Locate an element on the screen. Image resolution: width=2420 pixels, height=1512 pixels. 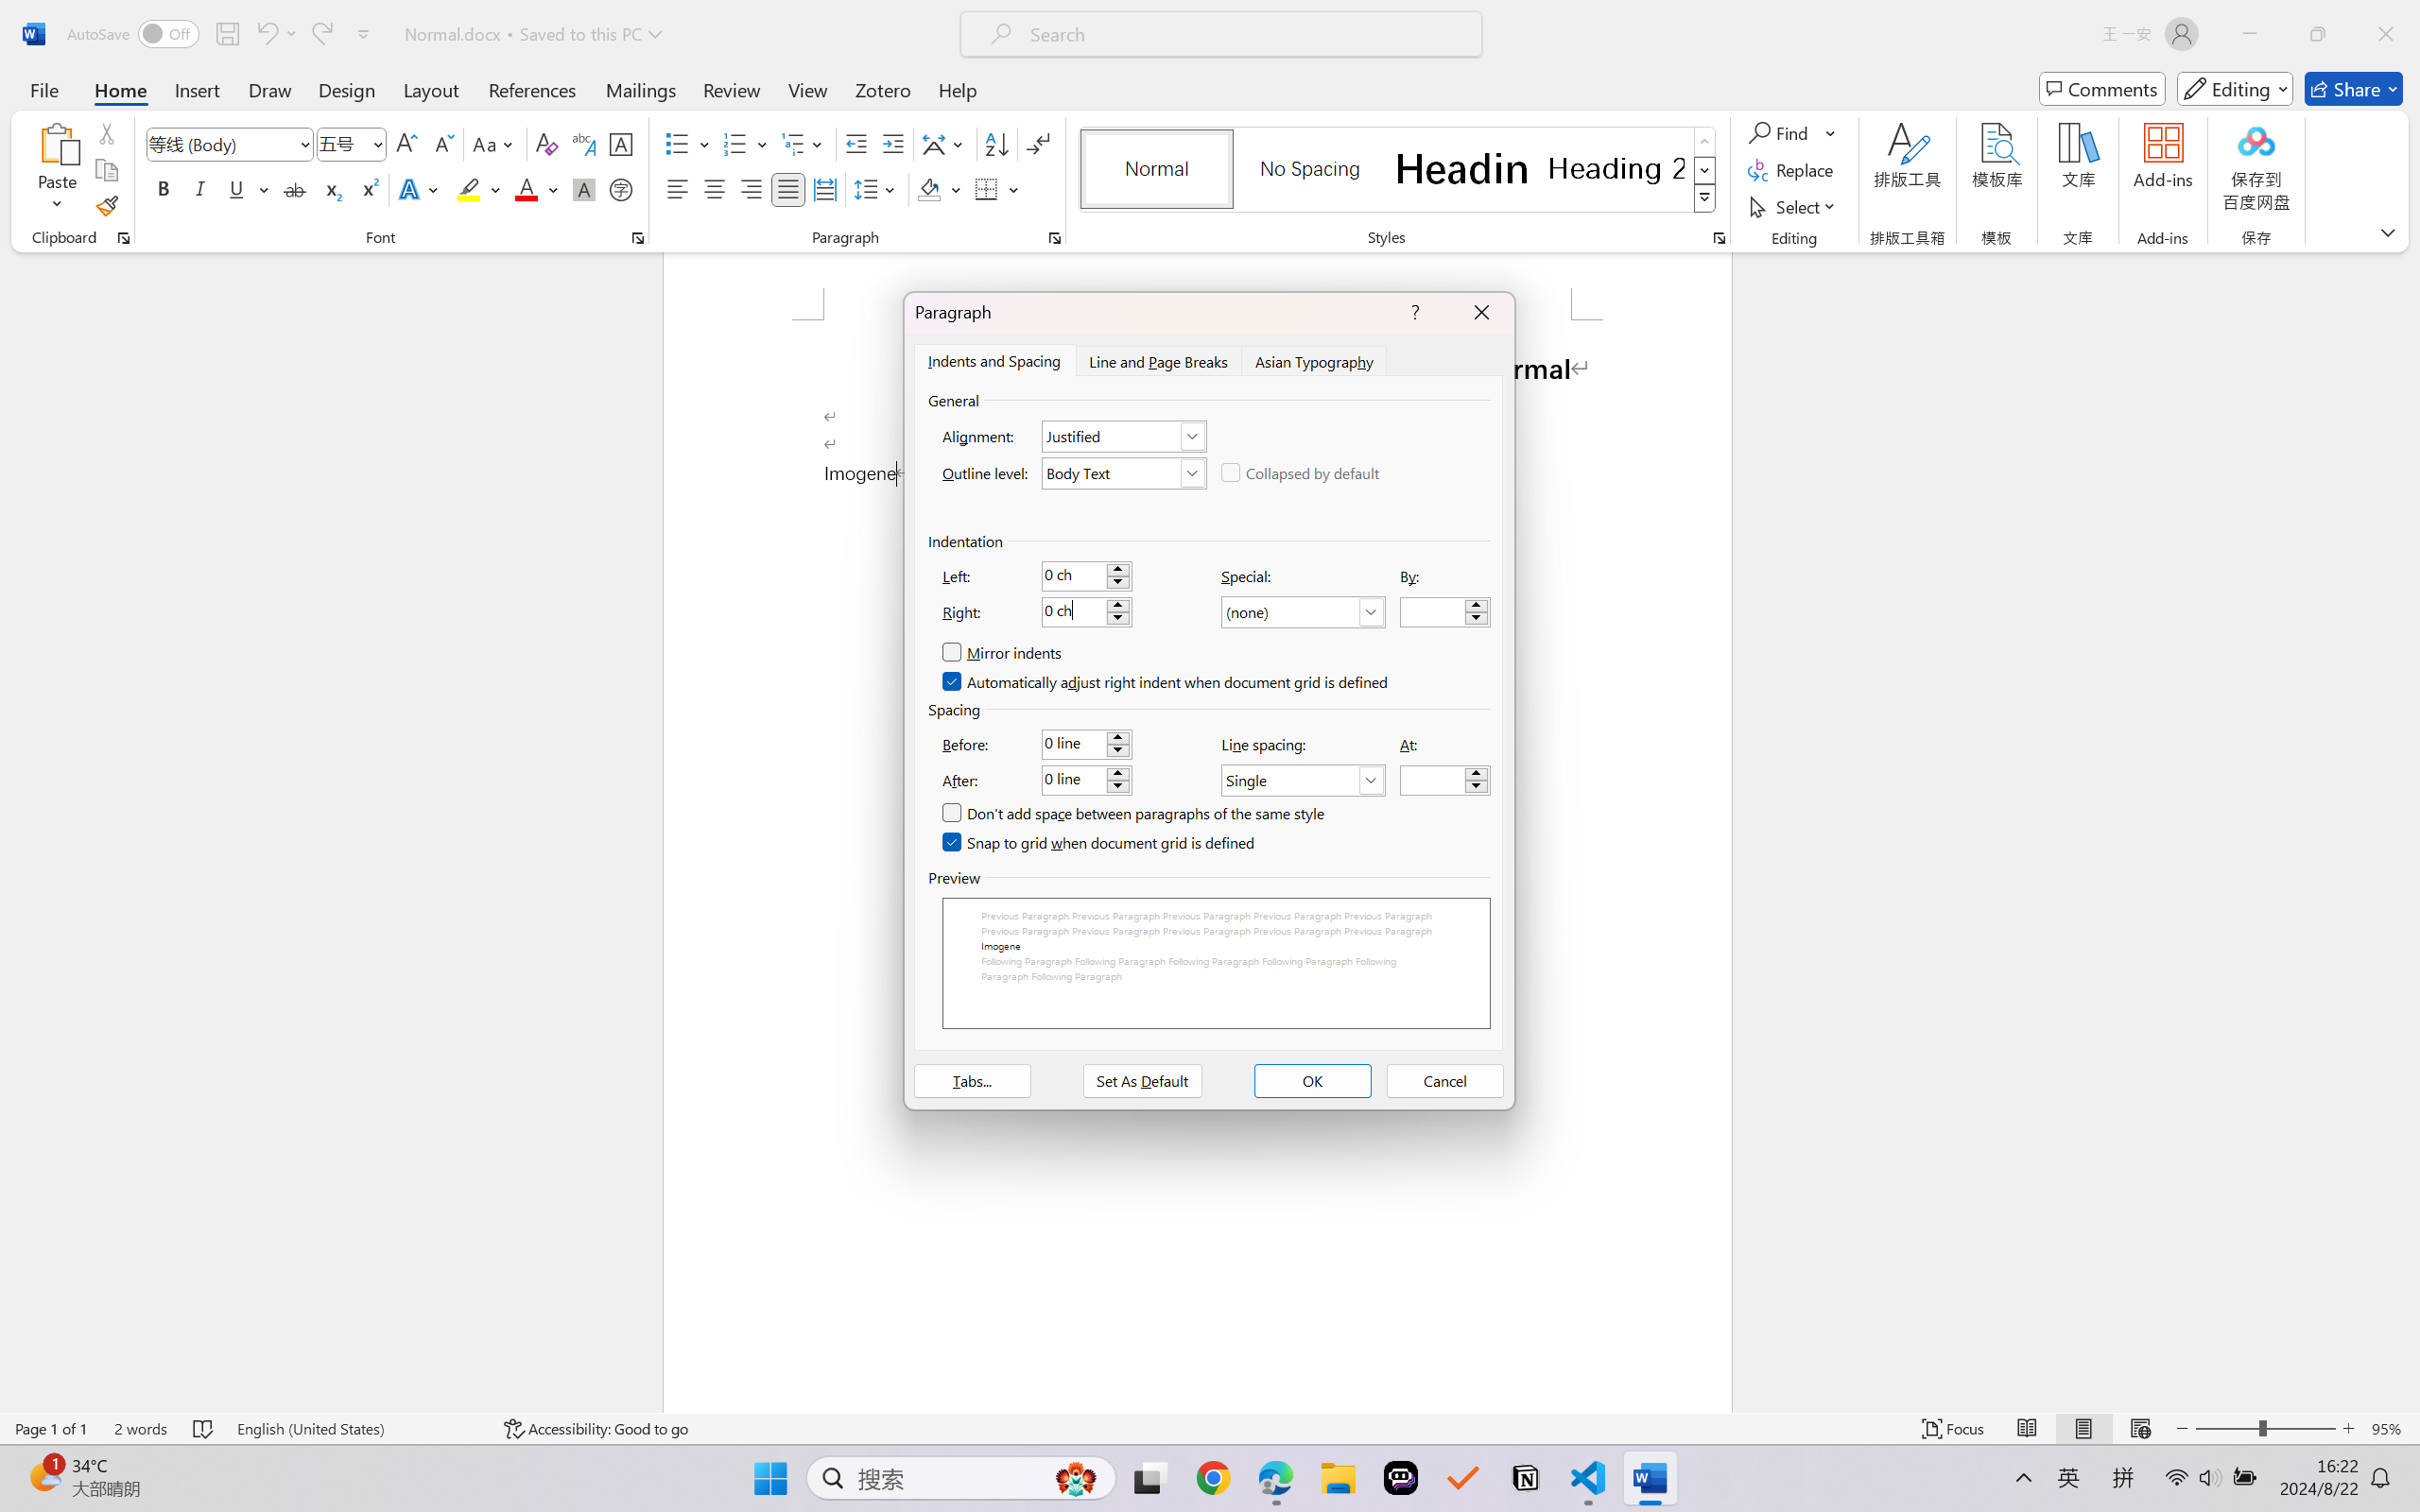
'Distributed' is located at coordinates (823, 188).